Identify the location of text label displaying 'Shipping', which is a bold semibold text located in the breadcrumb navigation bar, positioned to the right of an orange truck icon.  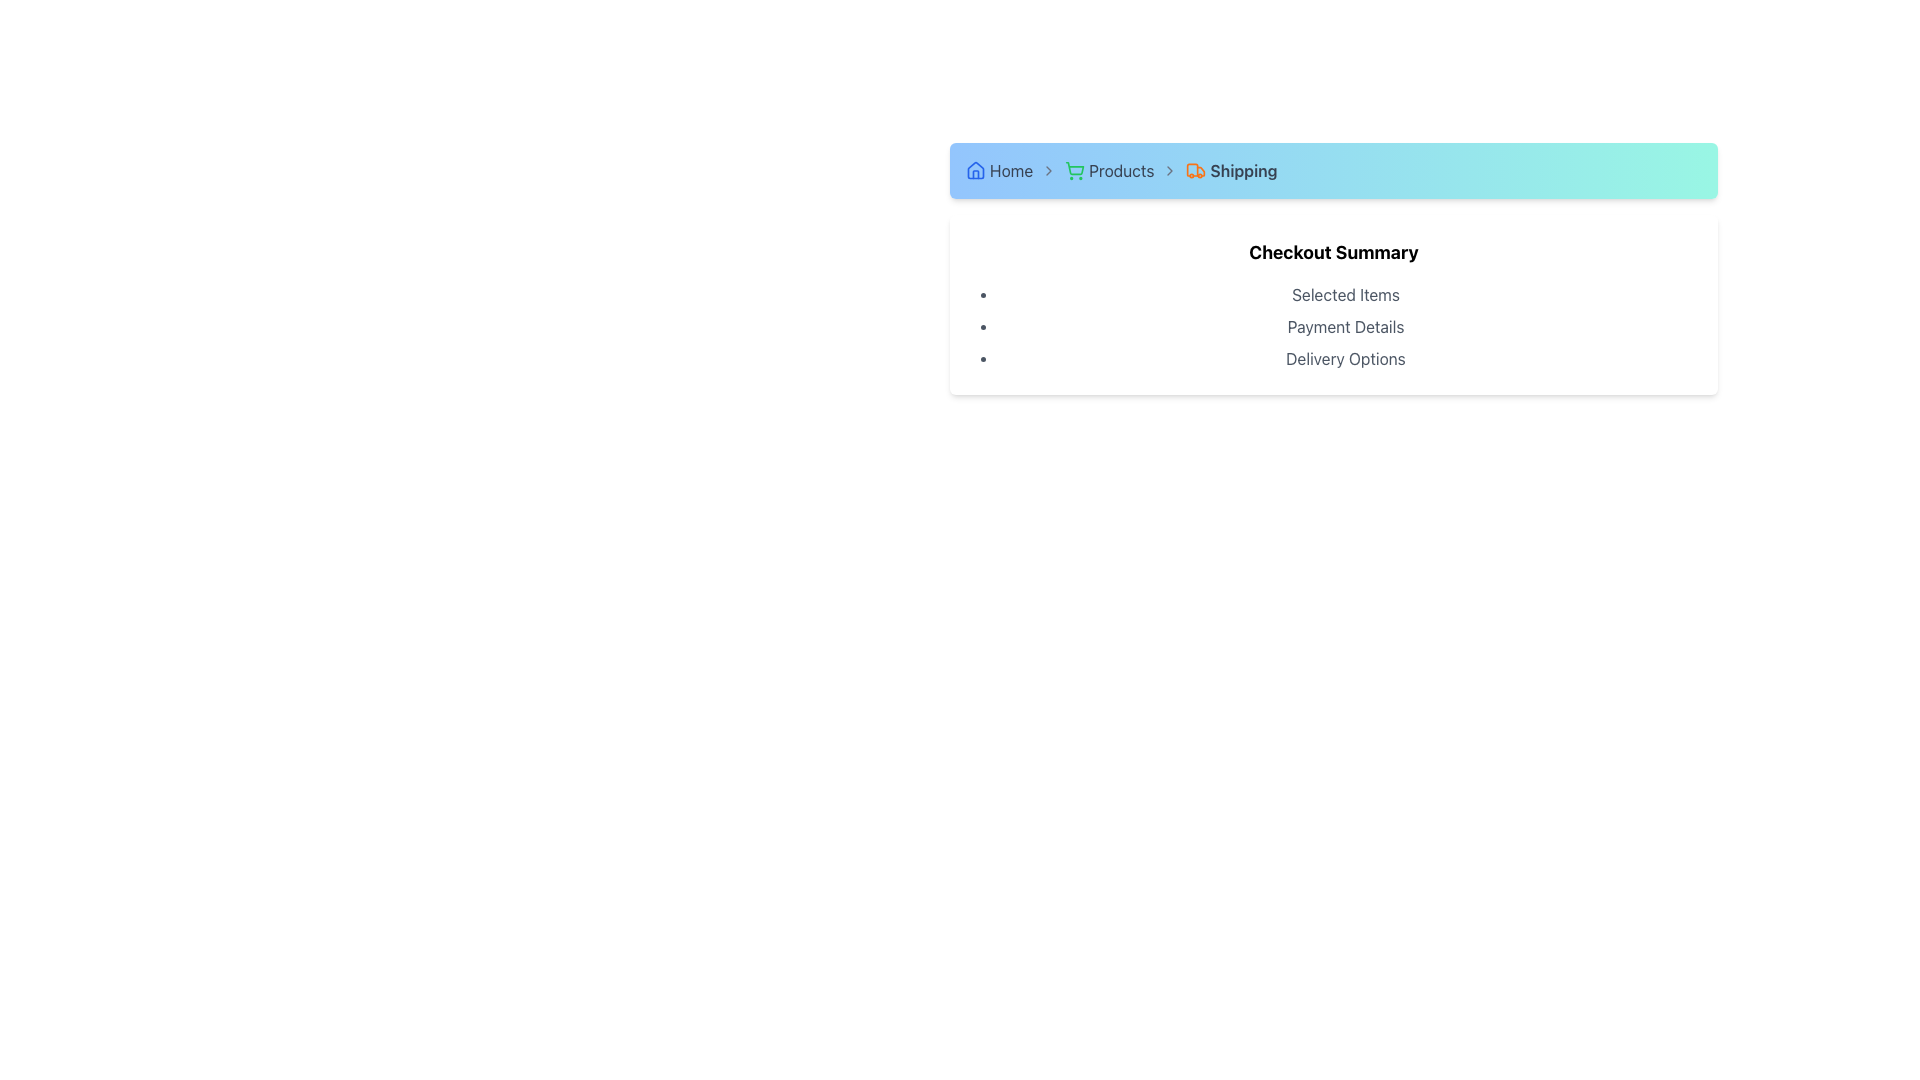
(1242, 169).